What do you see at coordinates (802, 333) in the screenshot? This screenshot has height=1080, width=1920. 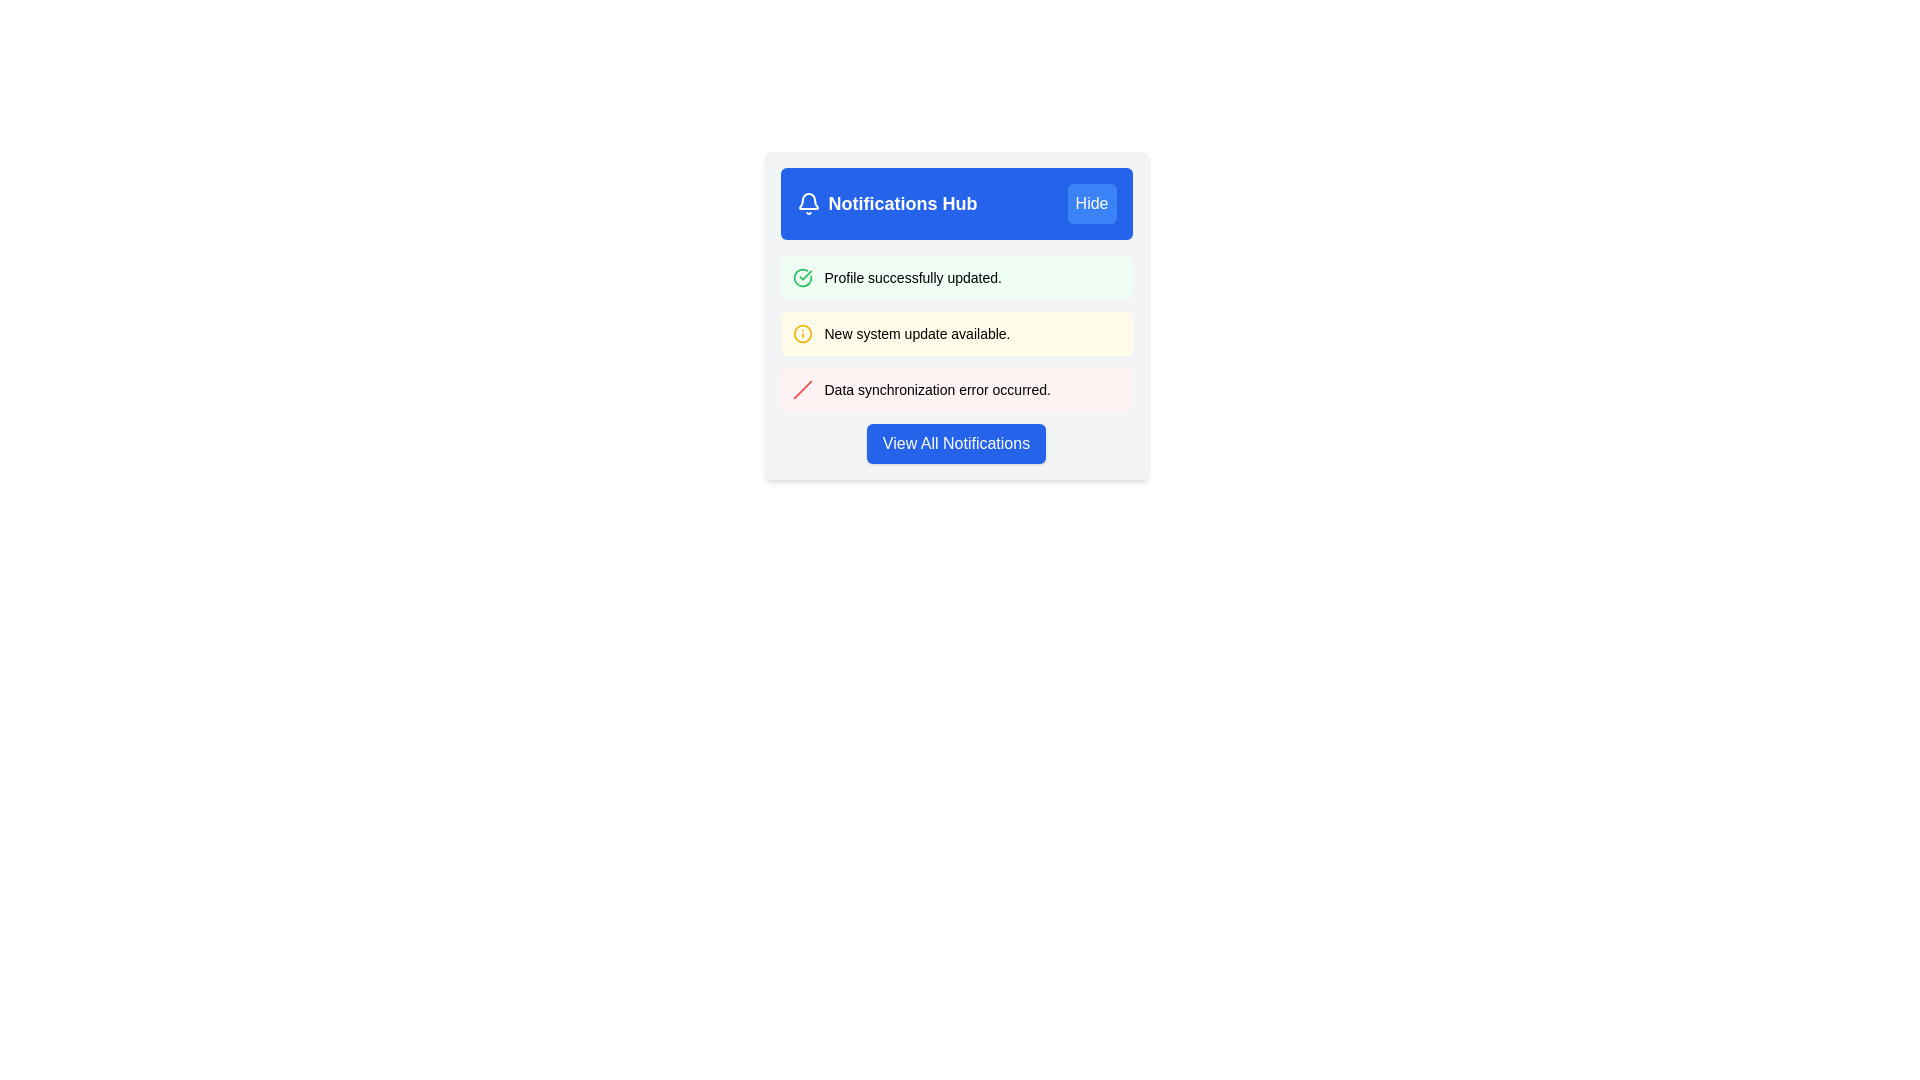 I see `the visual effect of the yellow circular outline decorative element within the info icon located on the left side of the Notifications Hub title bar` at bounding box center [802, 333].